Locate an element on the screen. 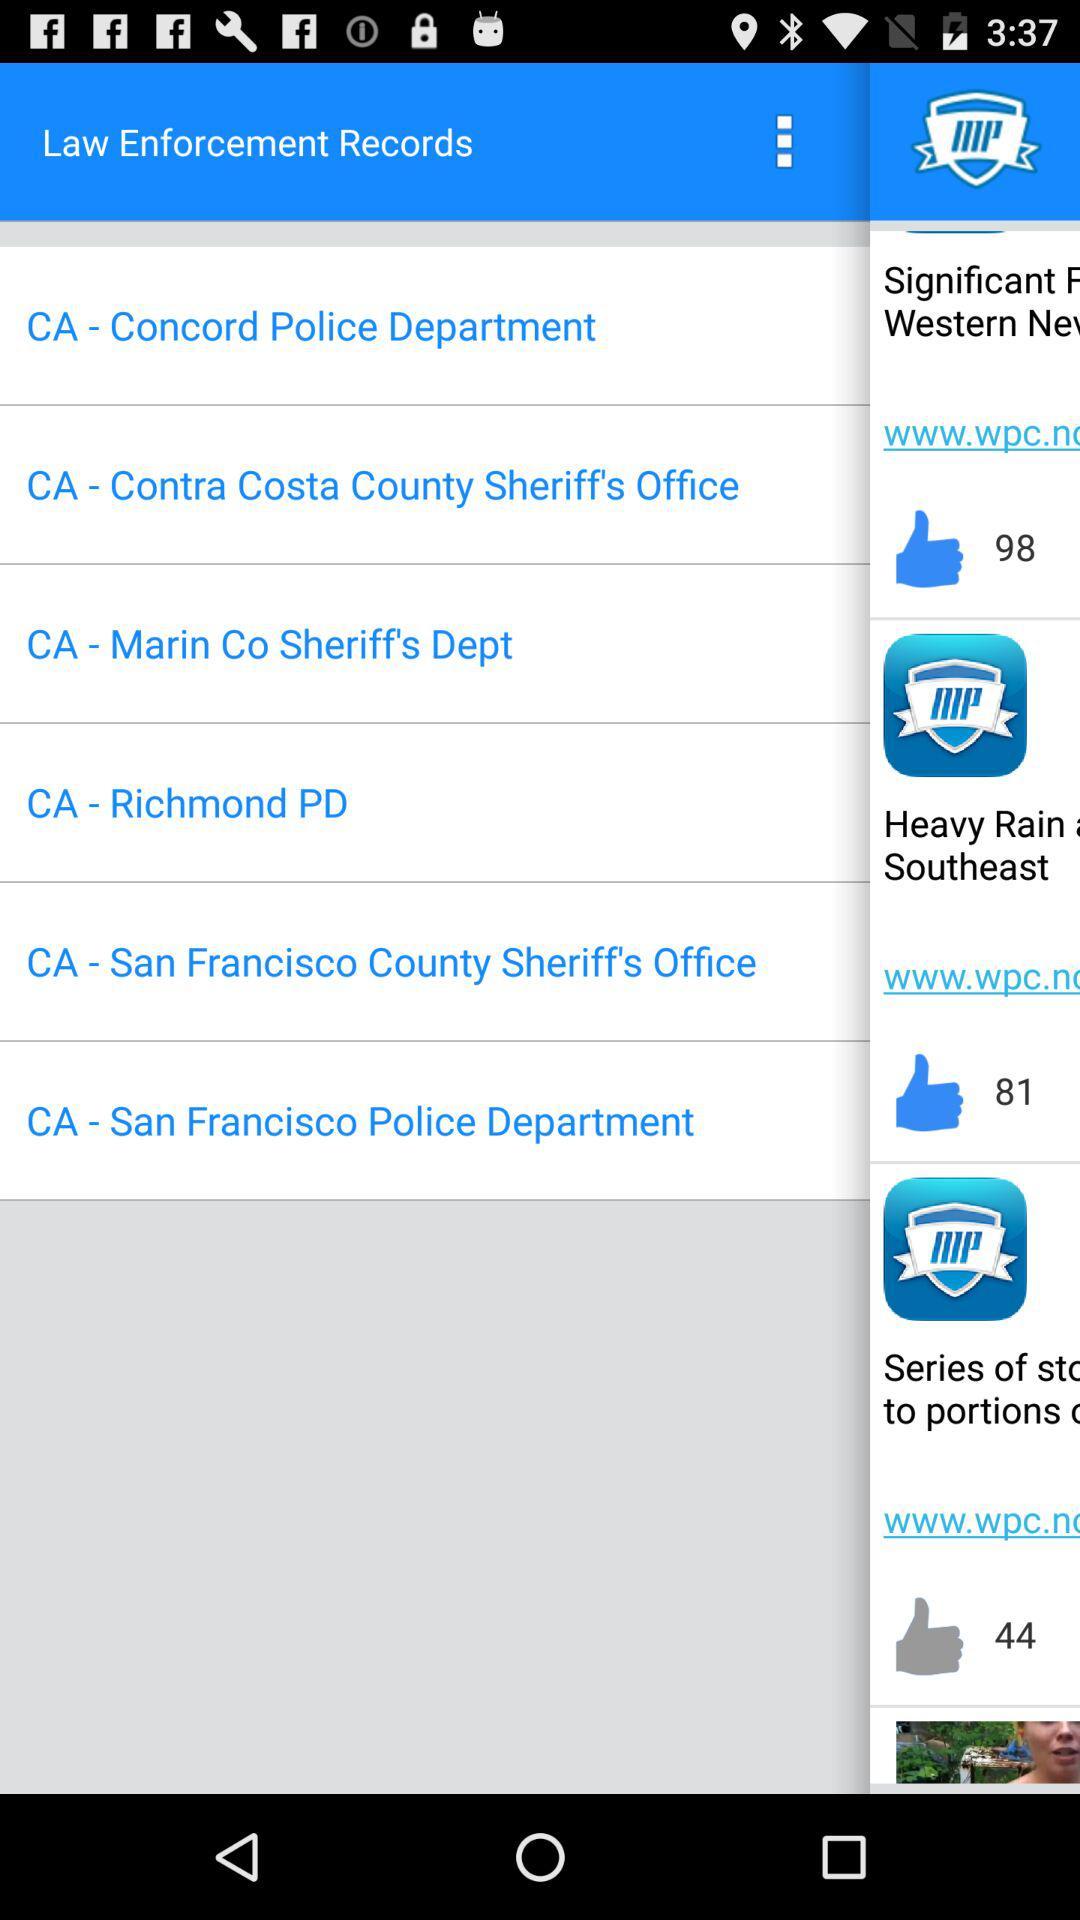 The width and height of the screenshot is (1080, 1920). app below ca concord police icon is located at coordinates (382, 484).